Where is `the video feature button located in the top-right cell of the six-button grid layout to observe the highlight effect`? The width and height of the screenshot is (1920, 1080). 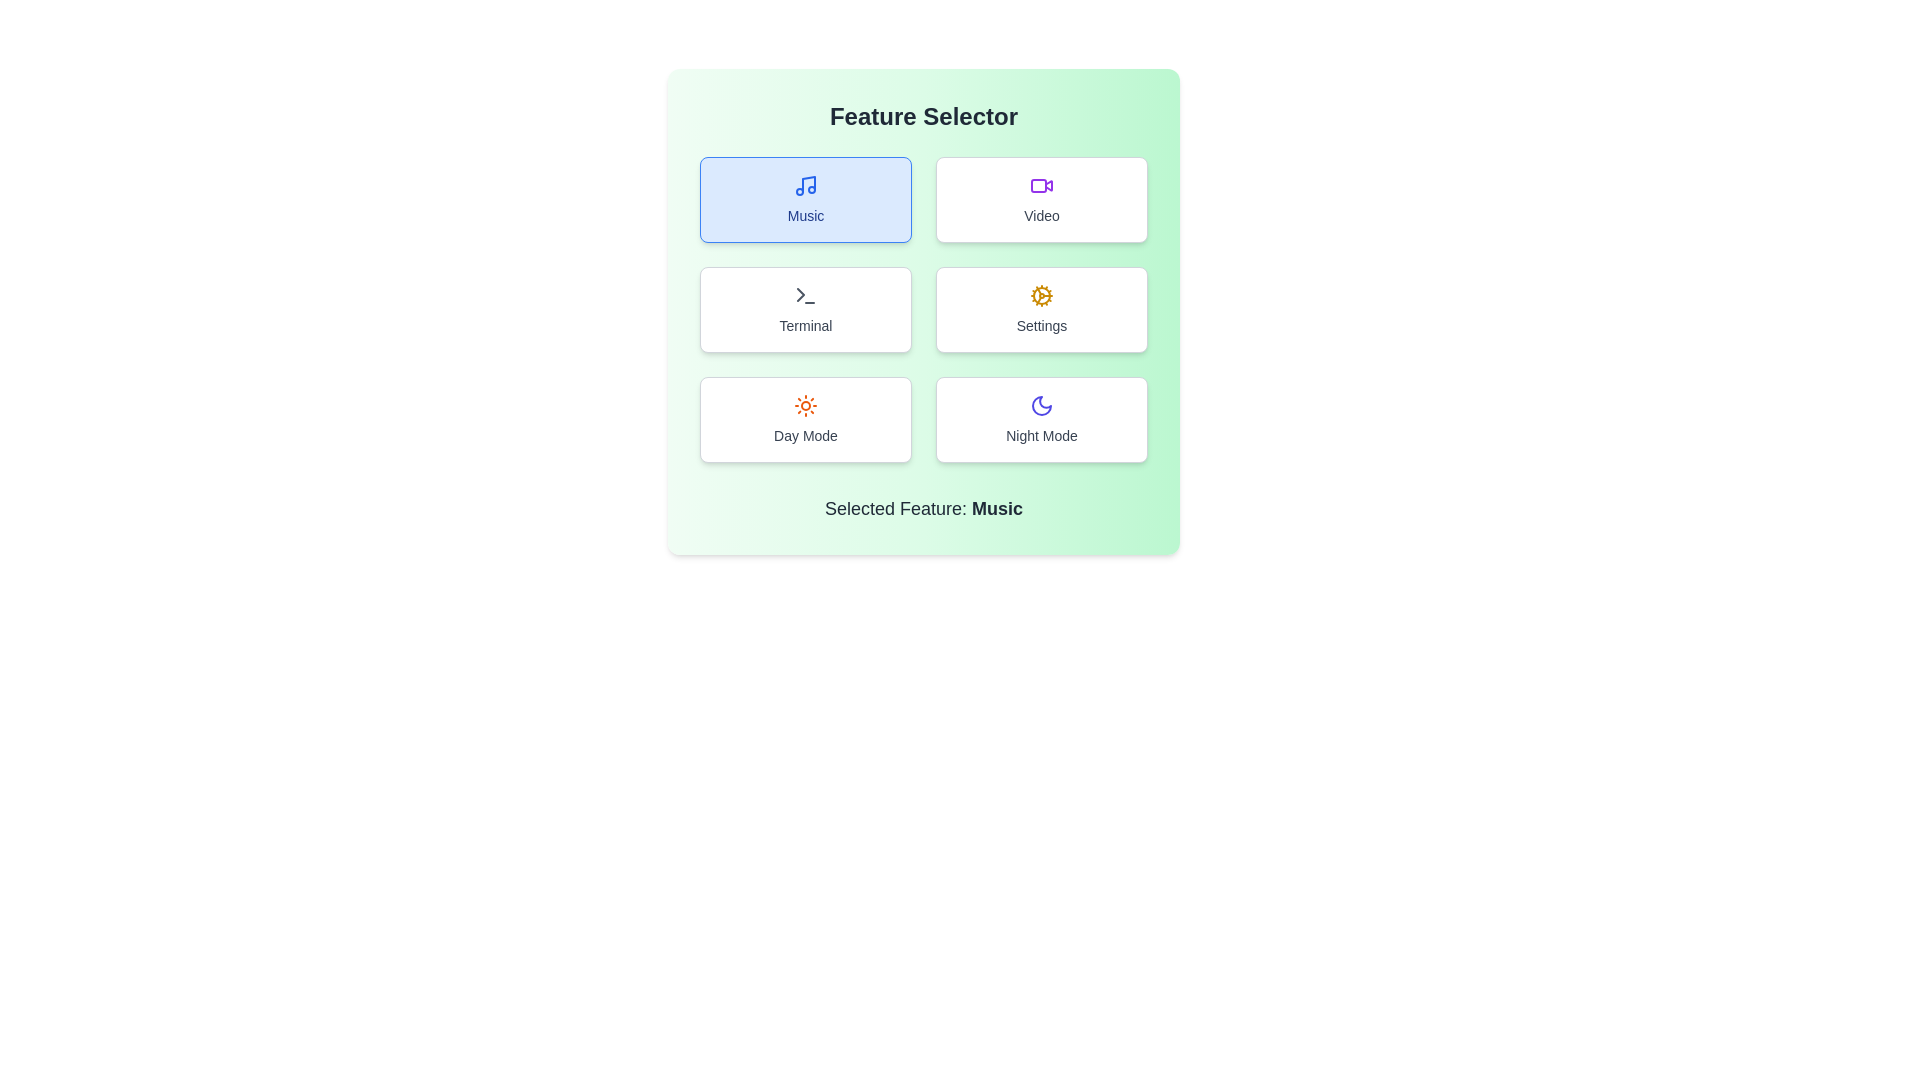 the video feature button located in the top-right cell of the six-button grid layout to observe the highlight effect is located at coordinates (1040, 200).